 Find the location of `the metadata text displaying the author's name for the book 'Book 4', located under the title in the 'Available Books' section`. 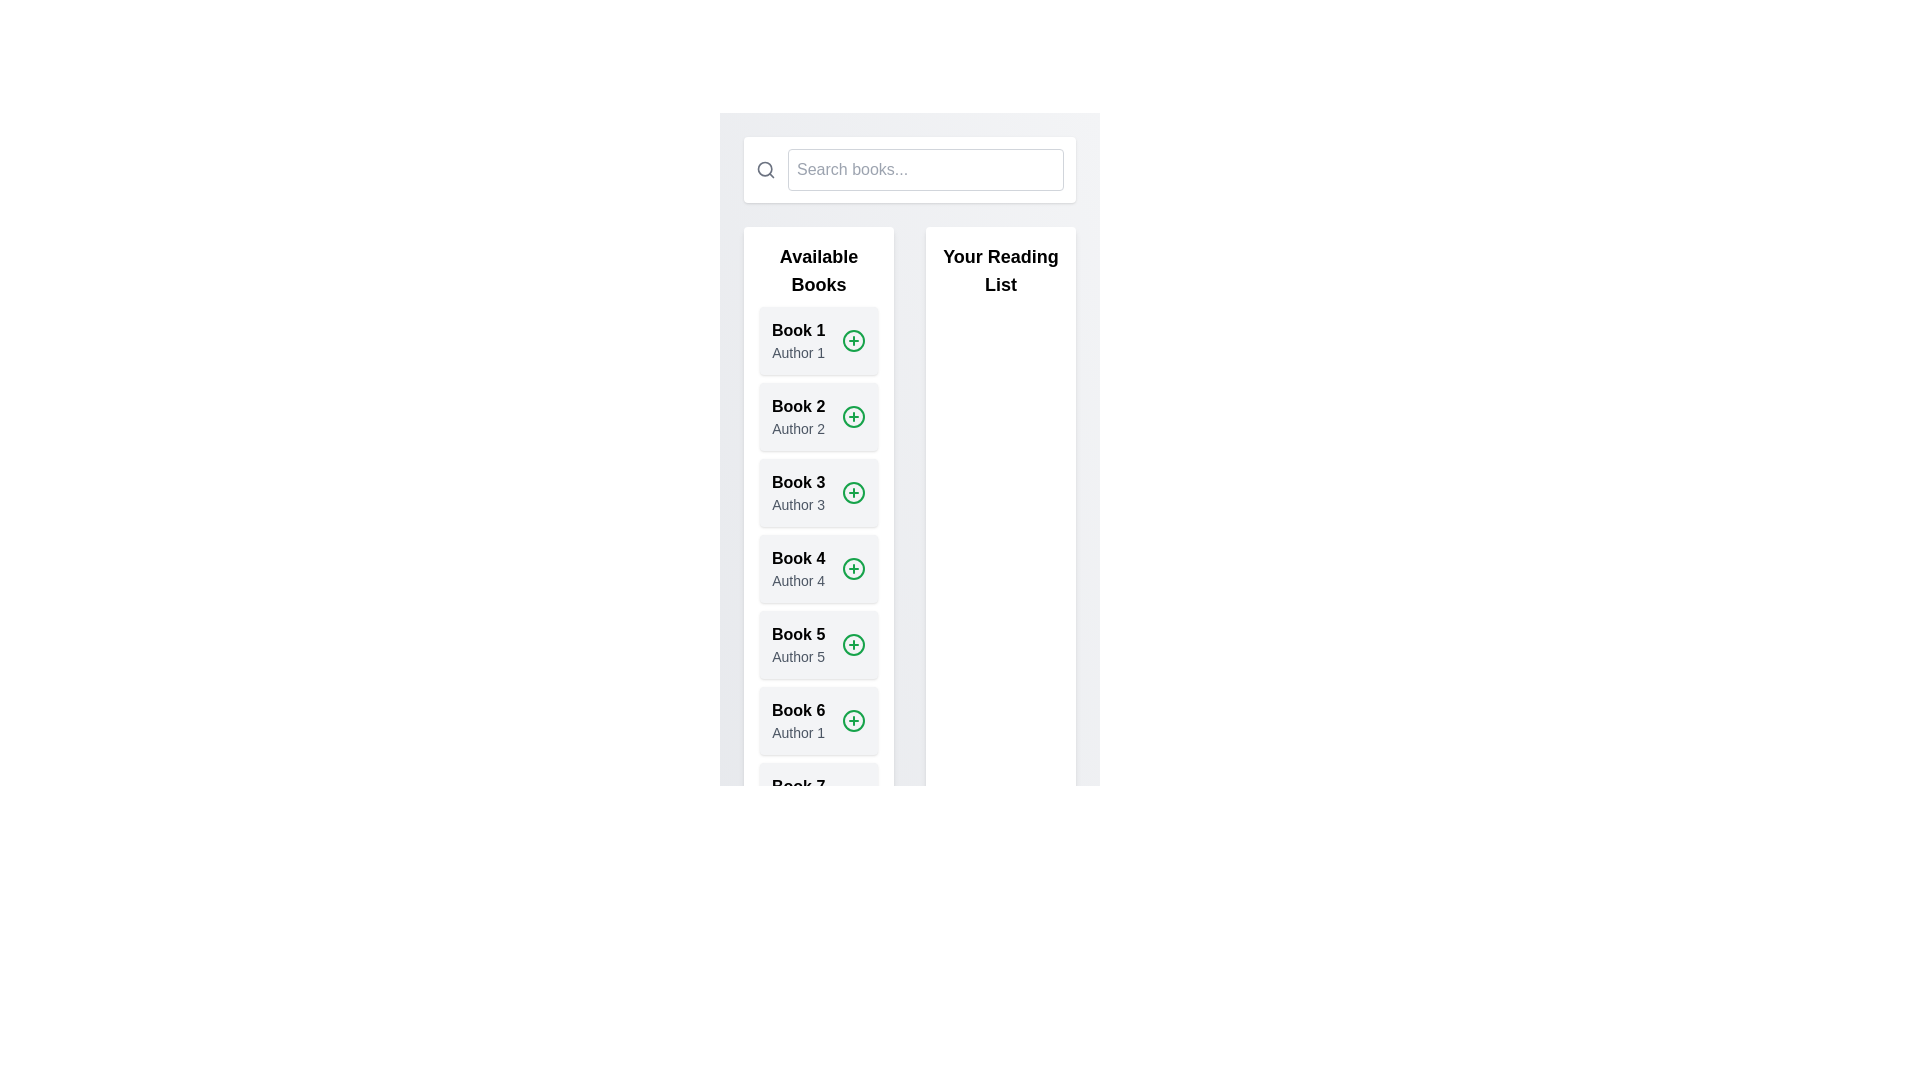

the metadata text displaying the author's name for the book 'Book 4', located under the title in the 'Available Books' section is located at coordinates (797, 581).